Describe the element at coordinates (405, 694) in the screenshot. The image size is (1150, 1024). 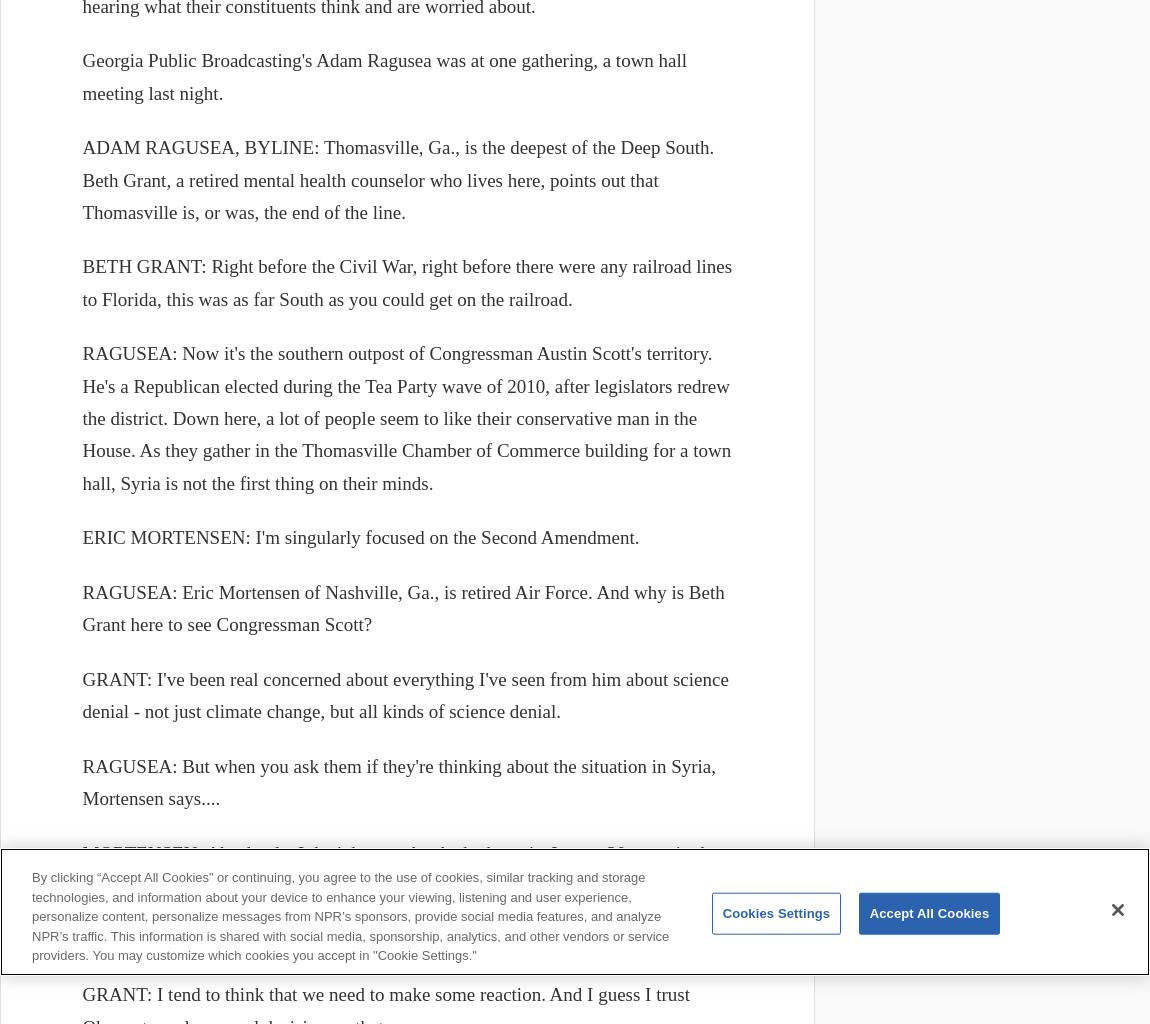
I see `'GRANT: I've been real concerned about everything I've seen from him about science denial - not just climate change, but all kinds of science denial.'` at that location.